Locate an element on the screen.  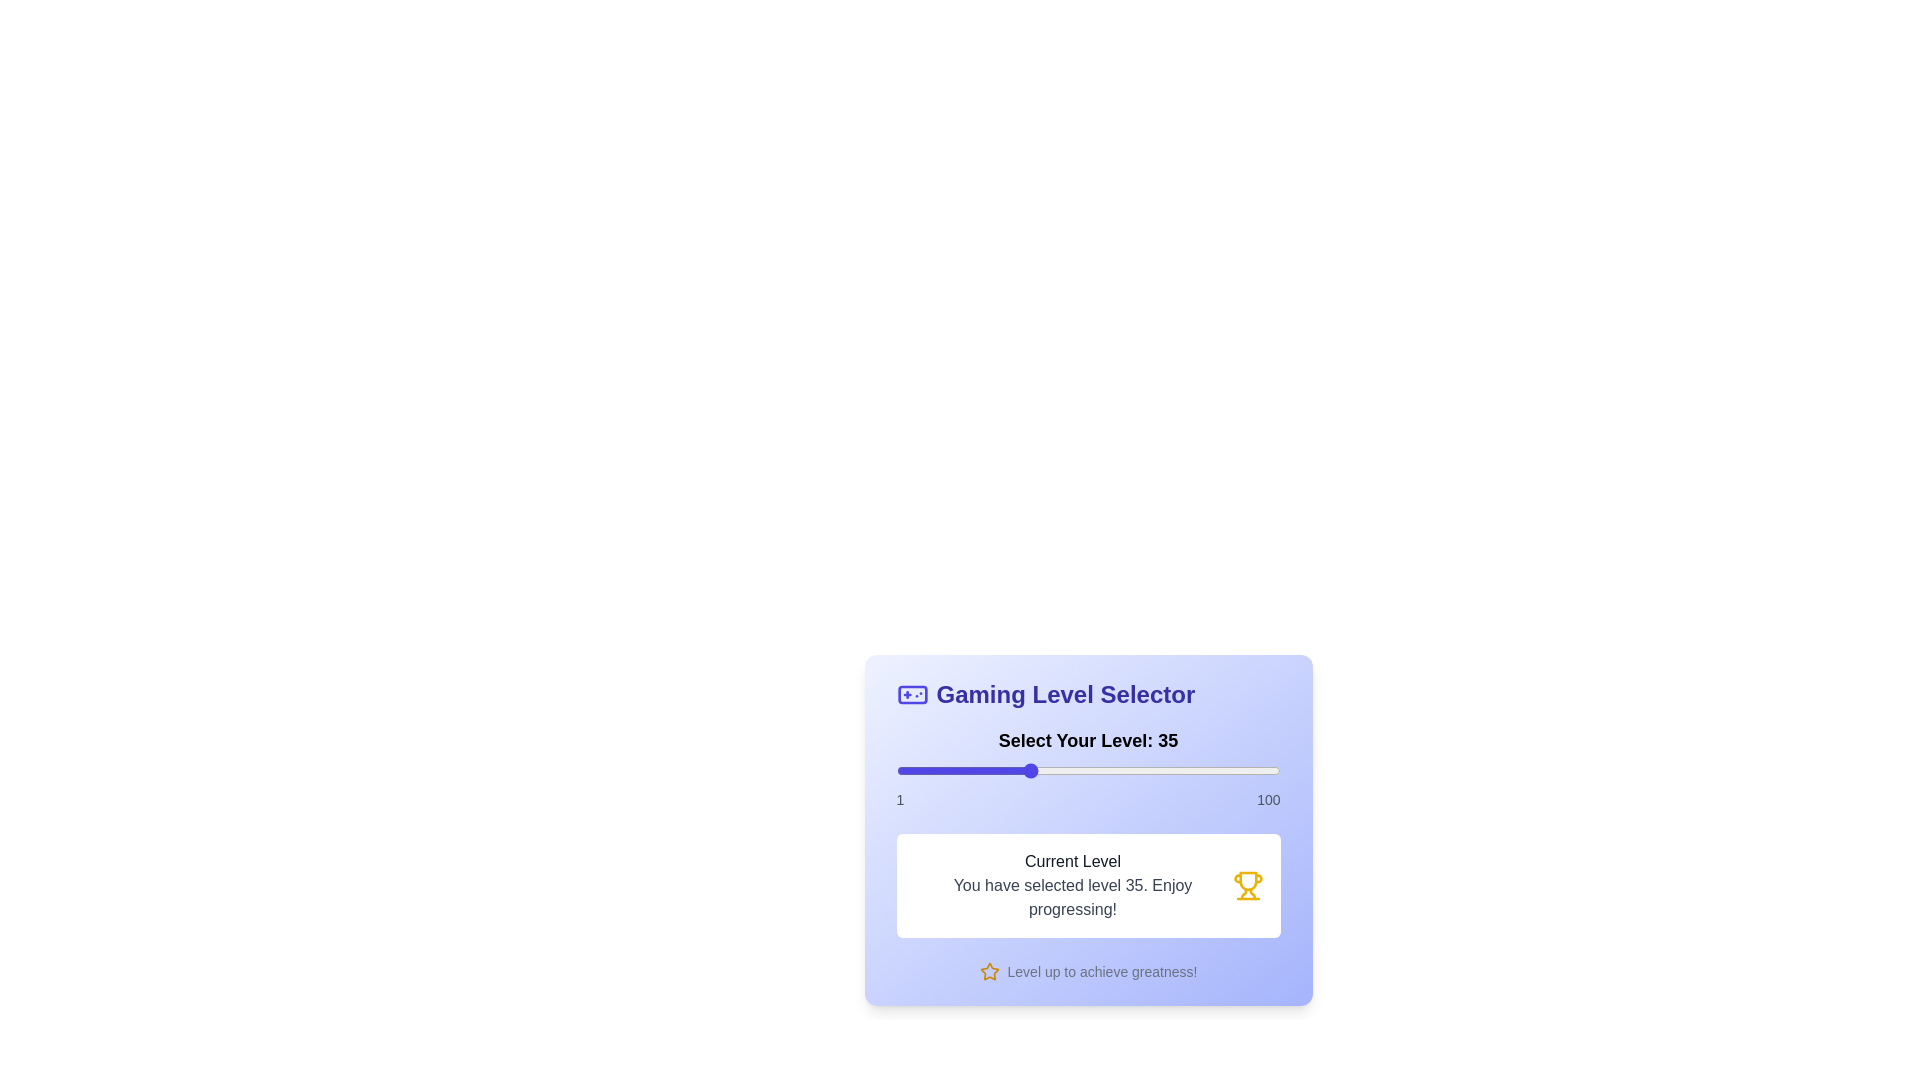
the level is located at coordinates (1016, 770).